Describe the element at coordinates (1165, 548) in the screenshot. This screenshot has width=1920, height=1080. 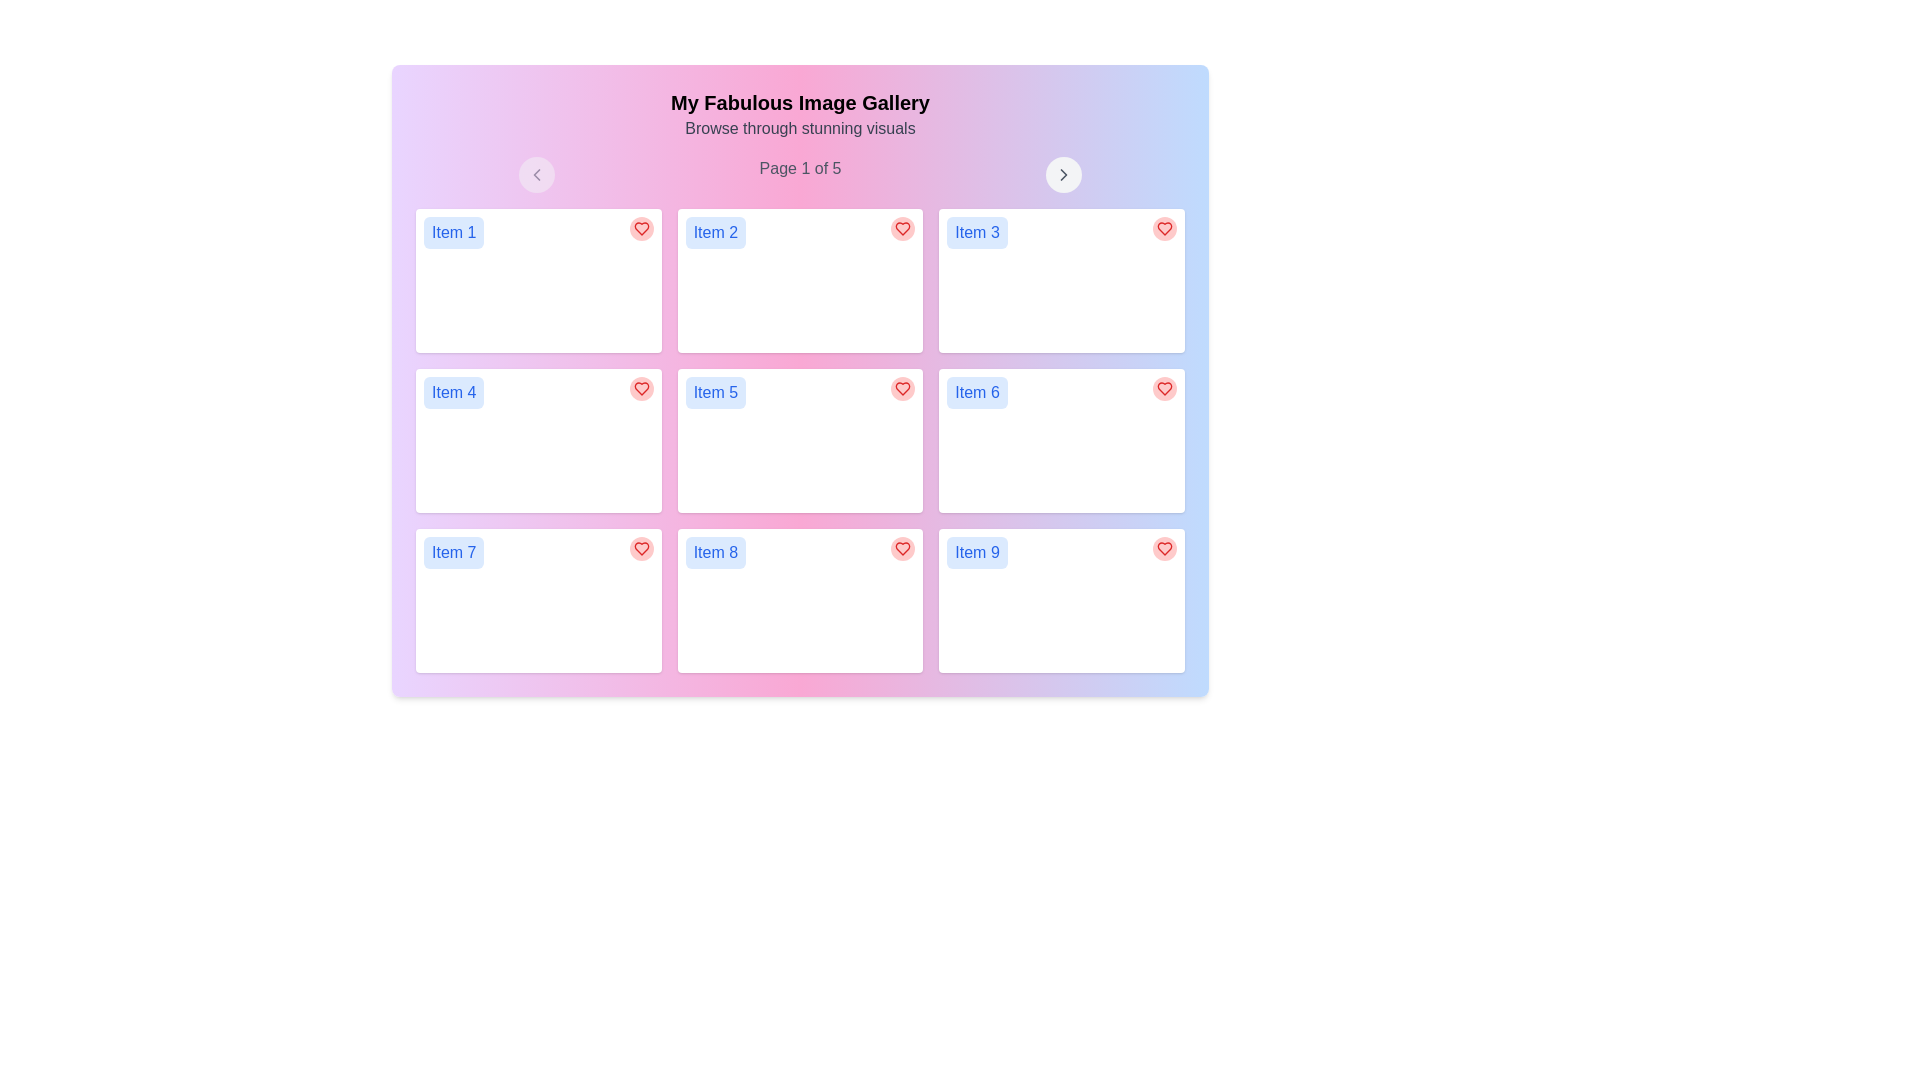
I see `the 'like' icon located in the top-right corner of the card labeled 'Item 9' in the third column of the third row` at that location.